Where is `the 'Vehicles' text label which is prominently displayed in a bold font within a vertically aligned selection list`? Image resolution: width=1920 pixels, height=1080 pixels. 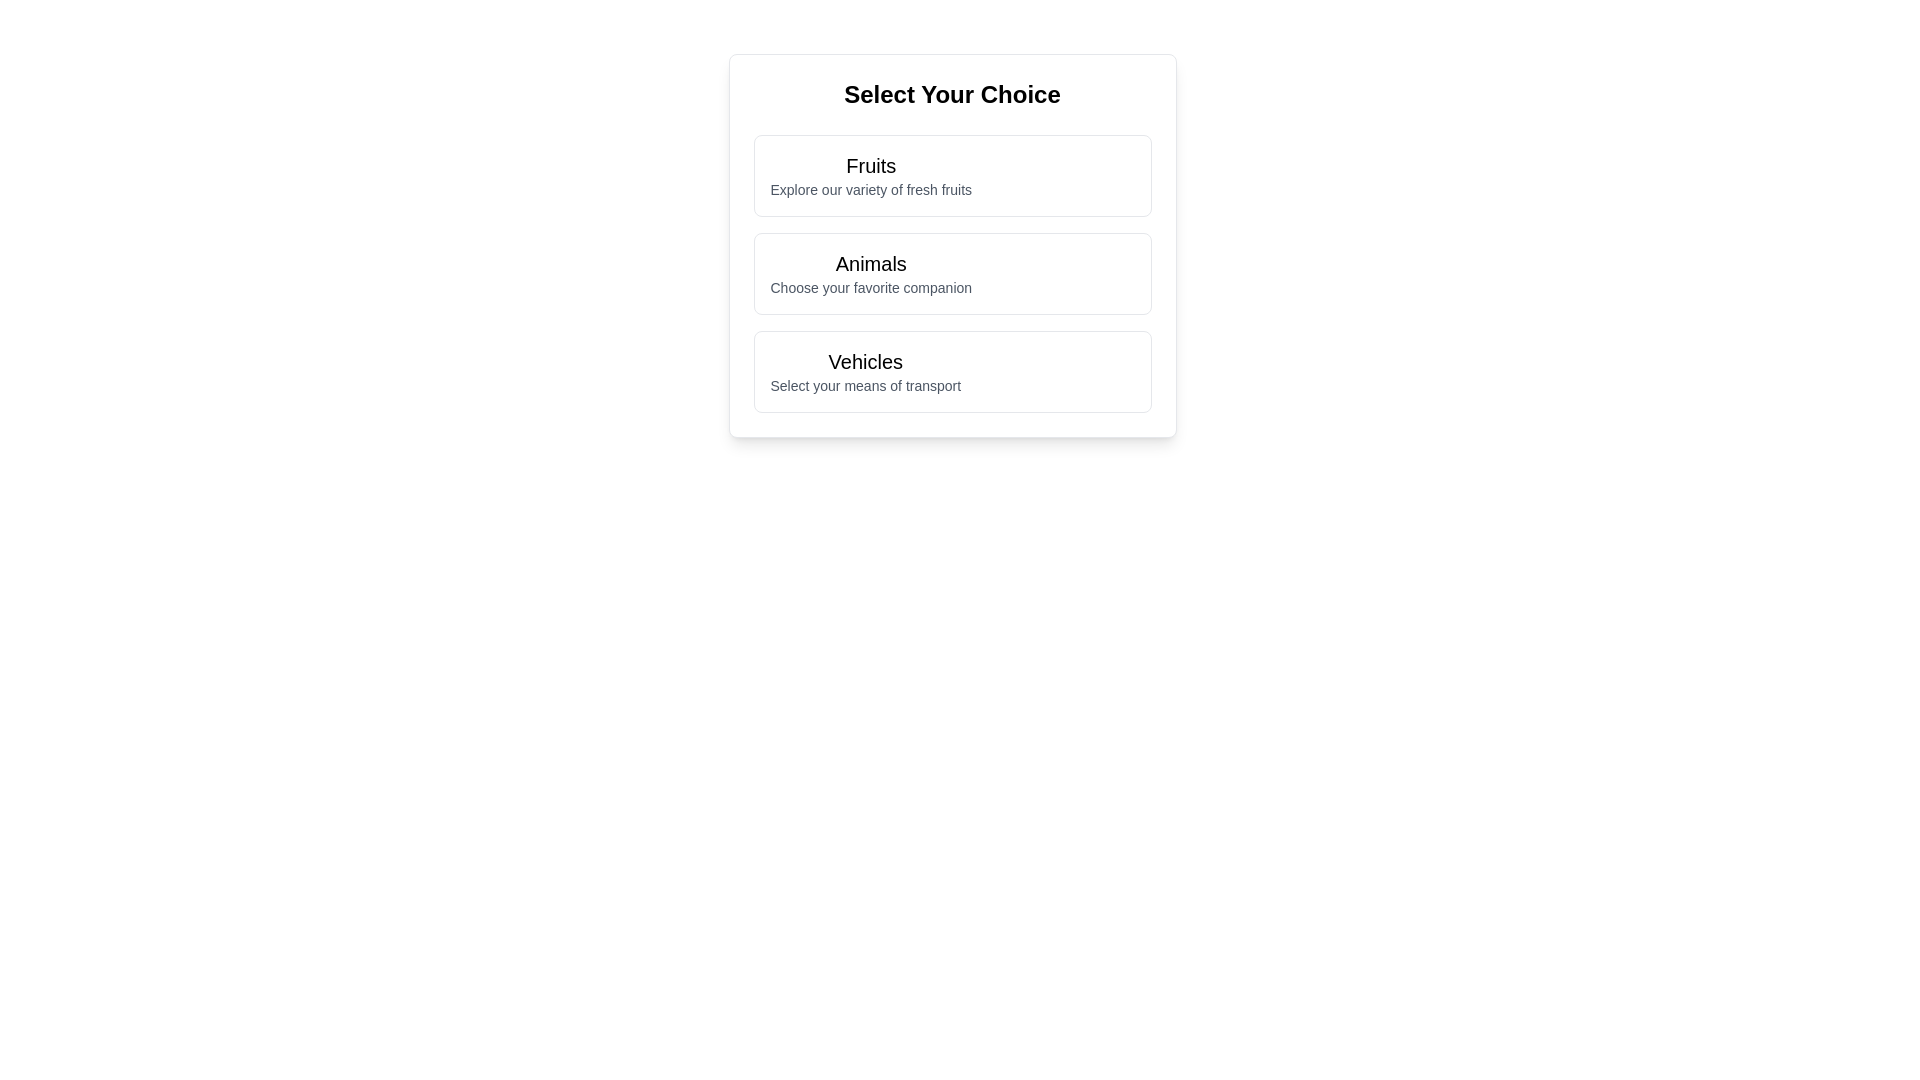
the 'Vehicles' text label which is prominently displayed in a bold font within a vertically aligned selection list is located at coordinates (865, 362).